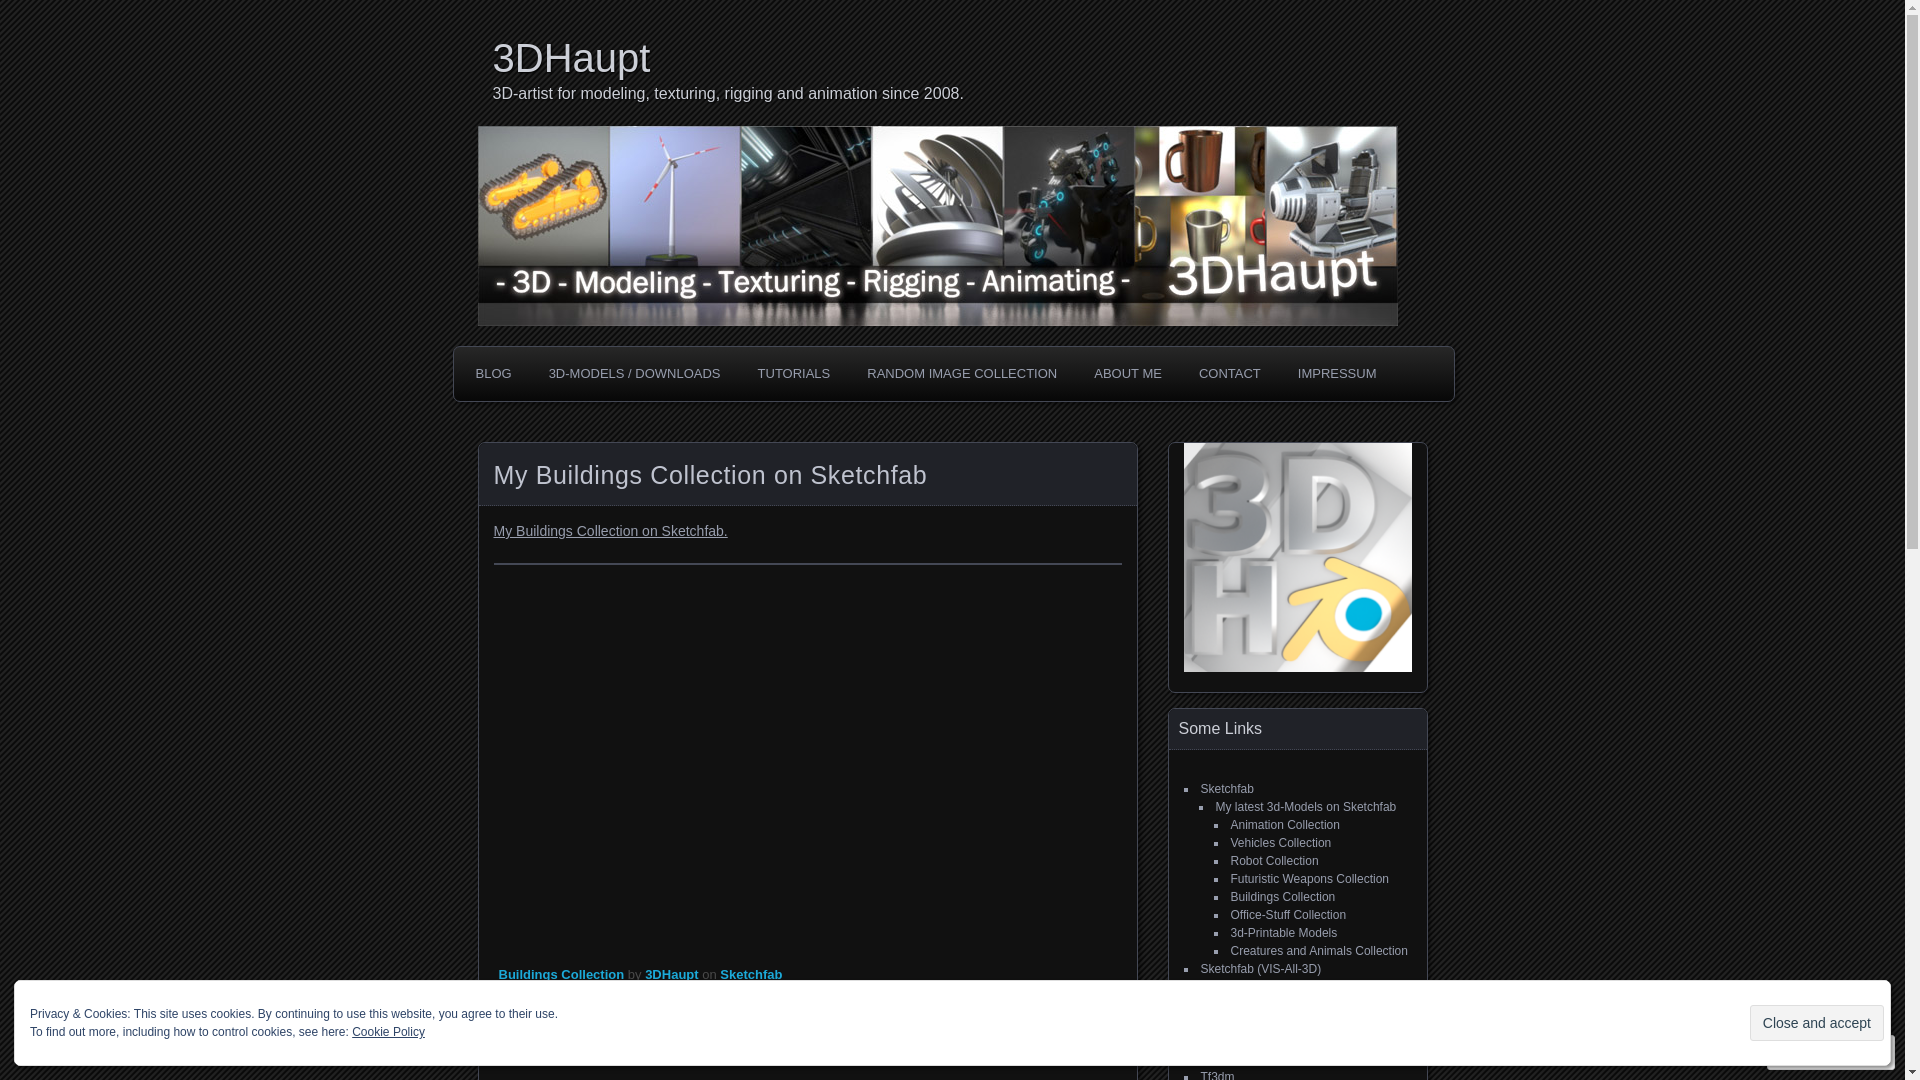 The image size is (1920, 1080). What do you see at coordinates (1228, 374) in the screenshot?
I see `'CONTACT'` at bounding box center [1228, 374].